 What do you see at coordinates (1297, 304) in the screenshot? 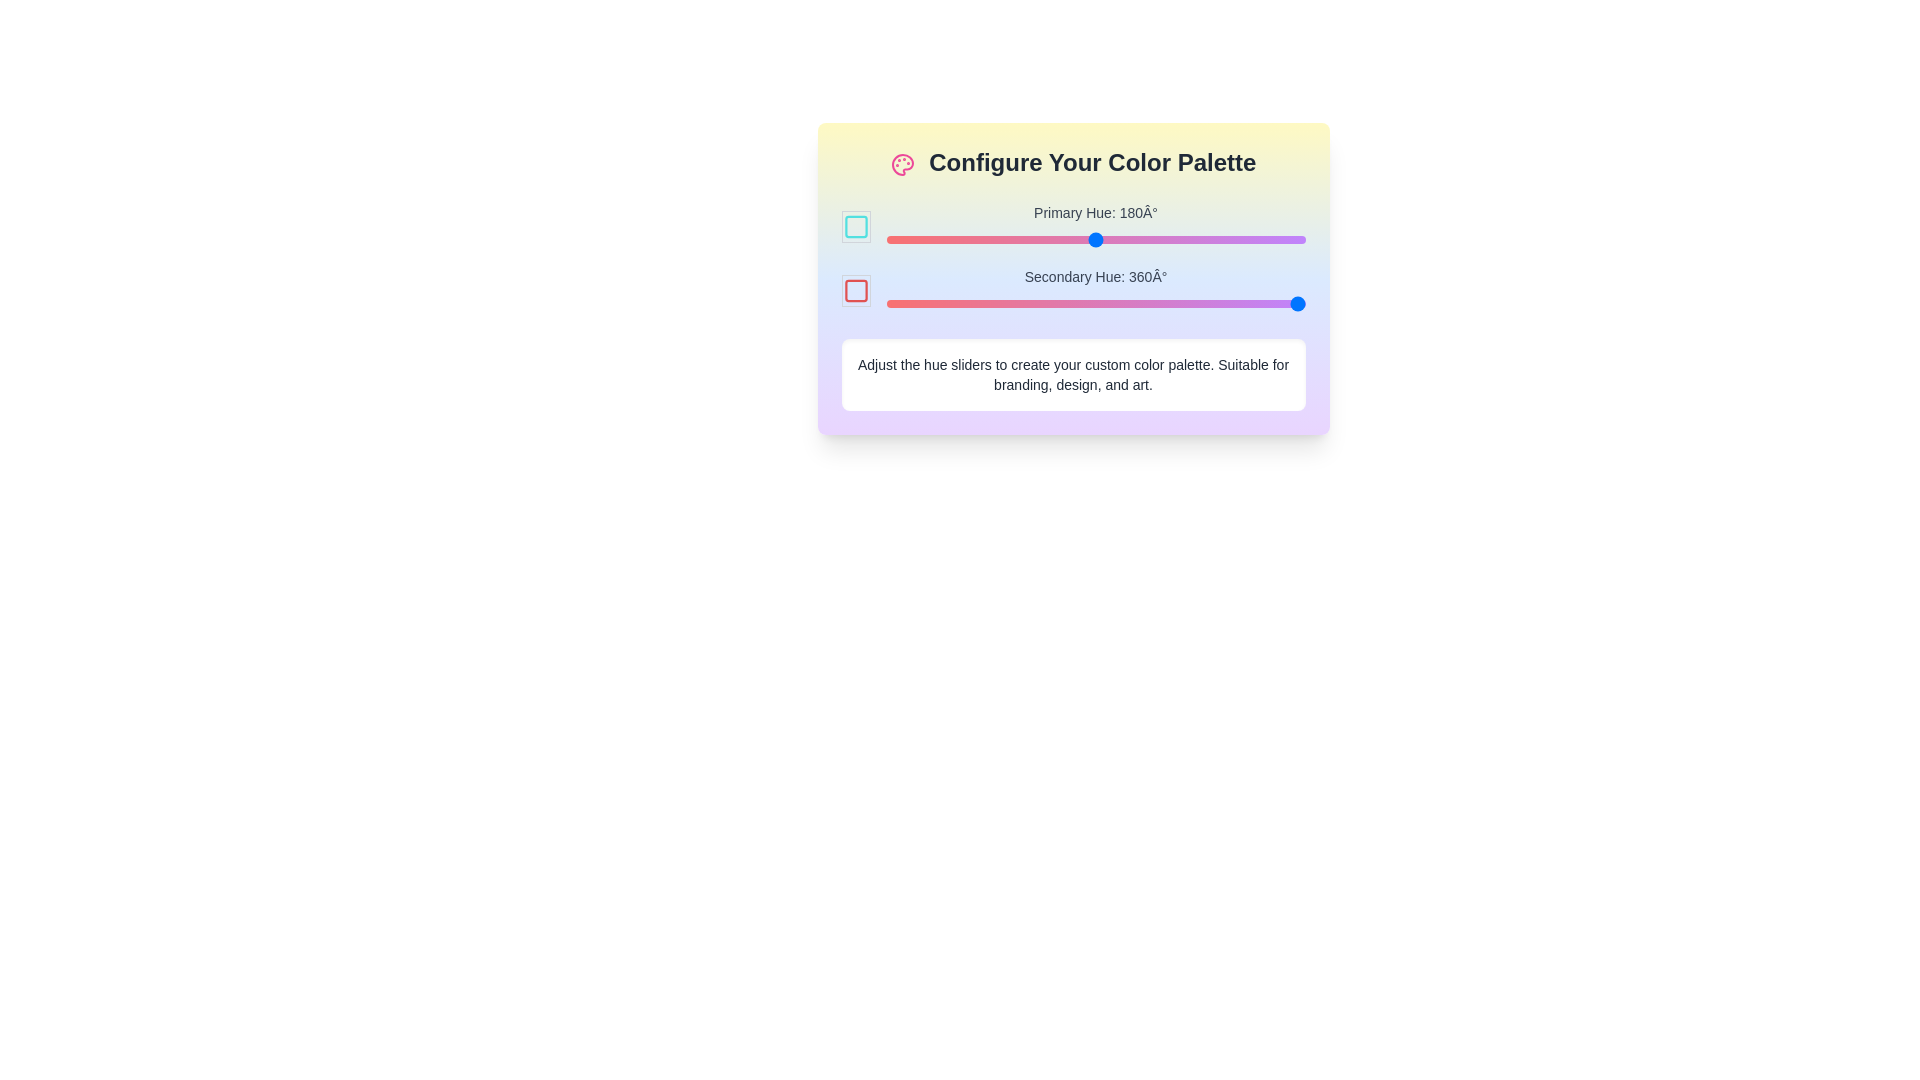
I see `the secondary hue slider to 353°` at bounding box center [1297, 304].